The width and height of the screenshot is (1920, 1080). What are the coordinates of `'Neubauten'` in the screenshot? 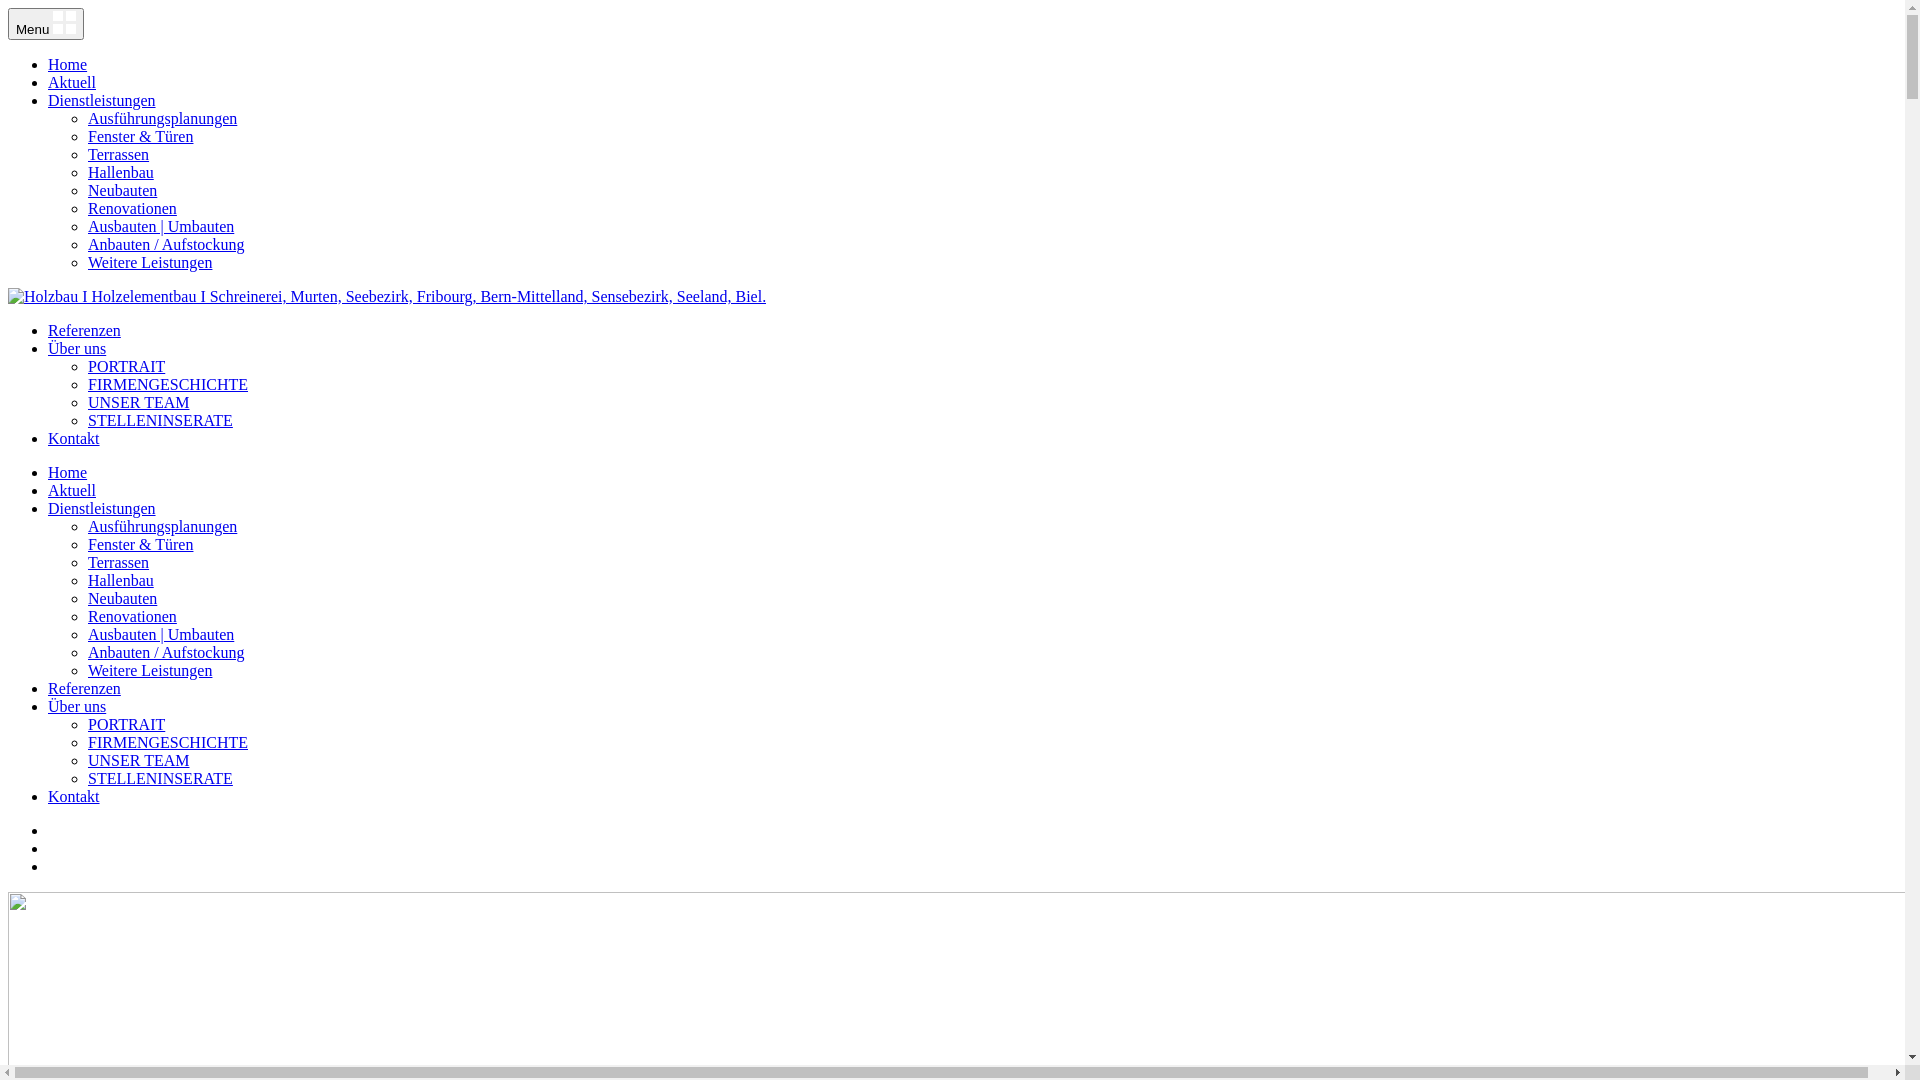 It's located at (121, 597).